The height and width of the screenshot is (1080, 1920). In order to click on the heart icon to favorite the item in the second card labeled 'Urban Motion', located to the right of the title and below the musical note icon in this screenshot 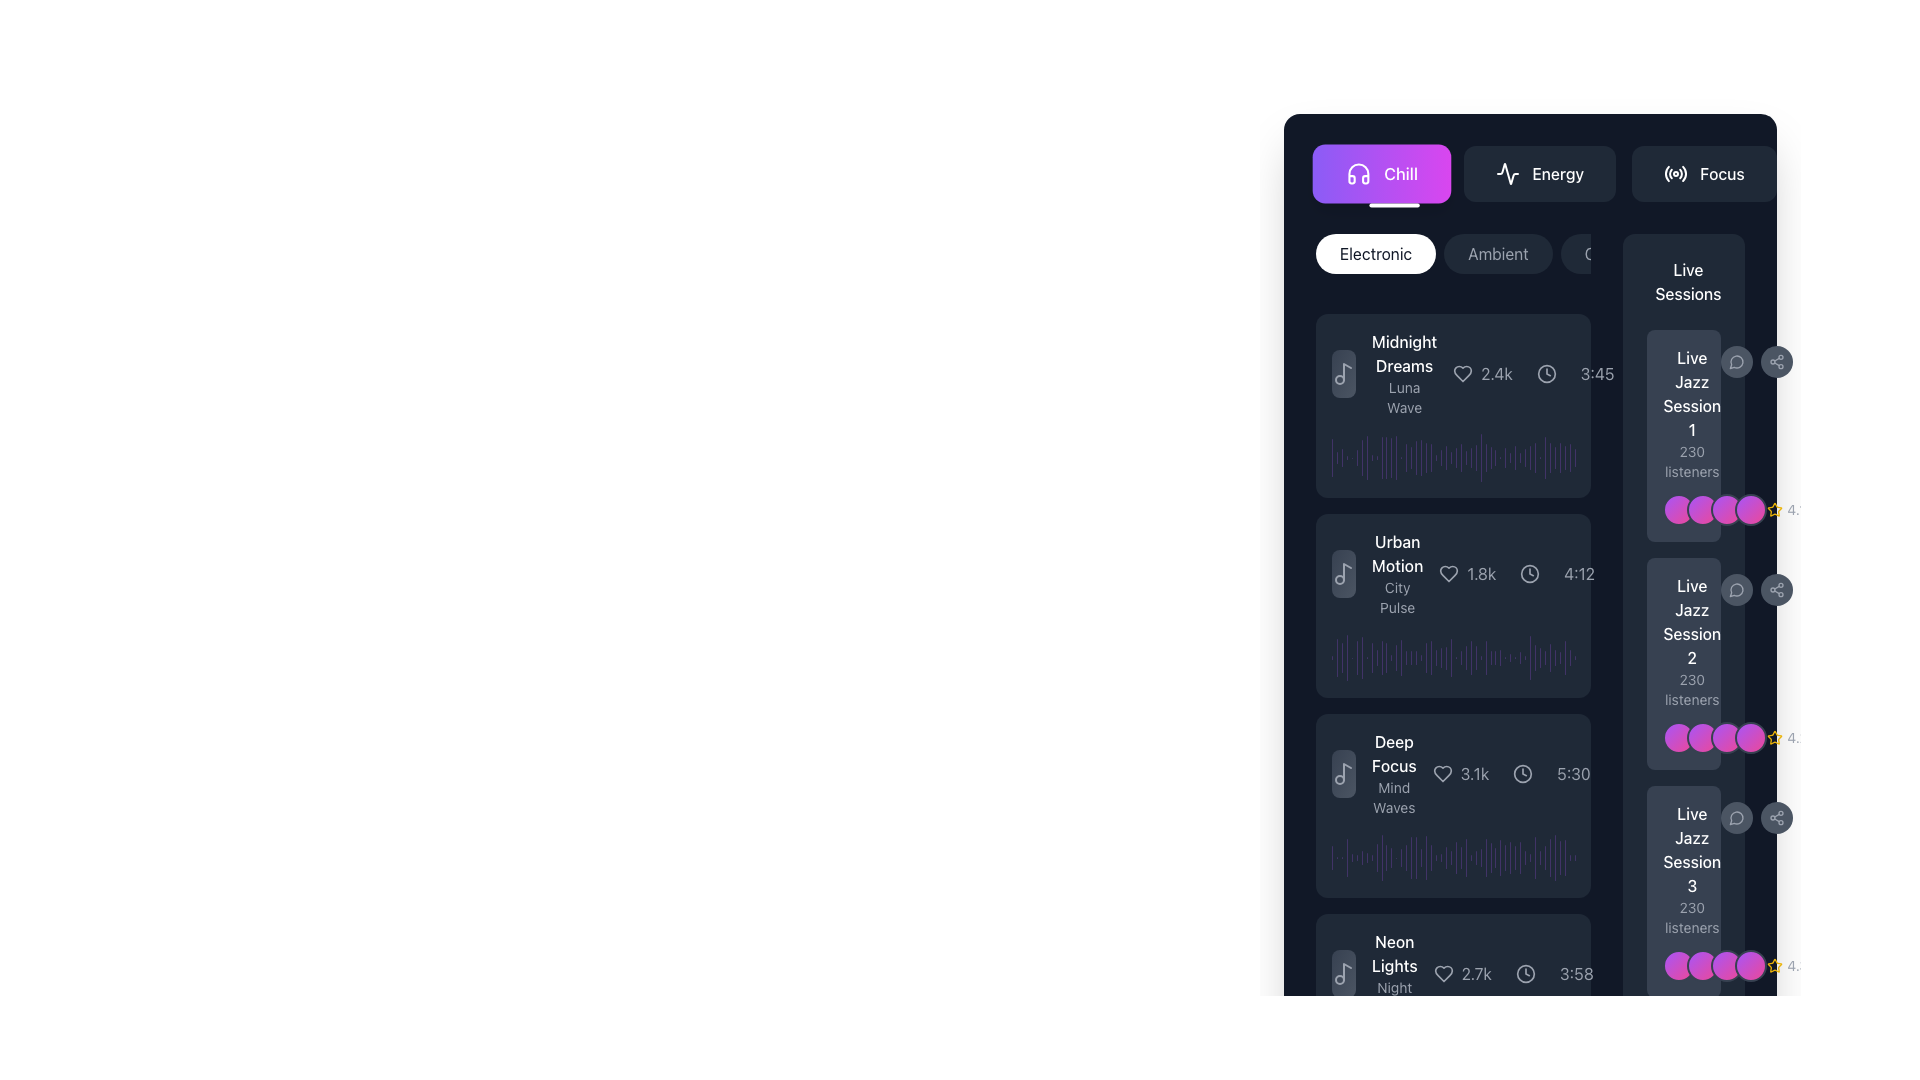, I will do `click(1449, 574)`.